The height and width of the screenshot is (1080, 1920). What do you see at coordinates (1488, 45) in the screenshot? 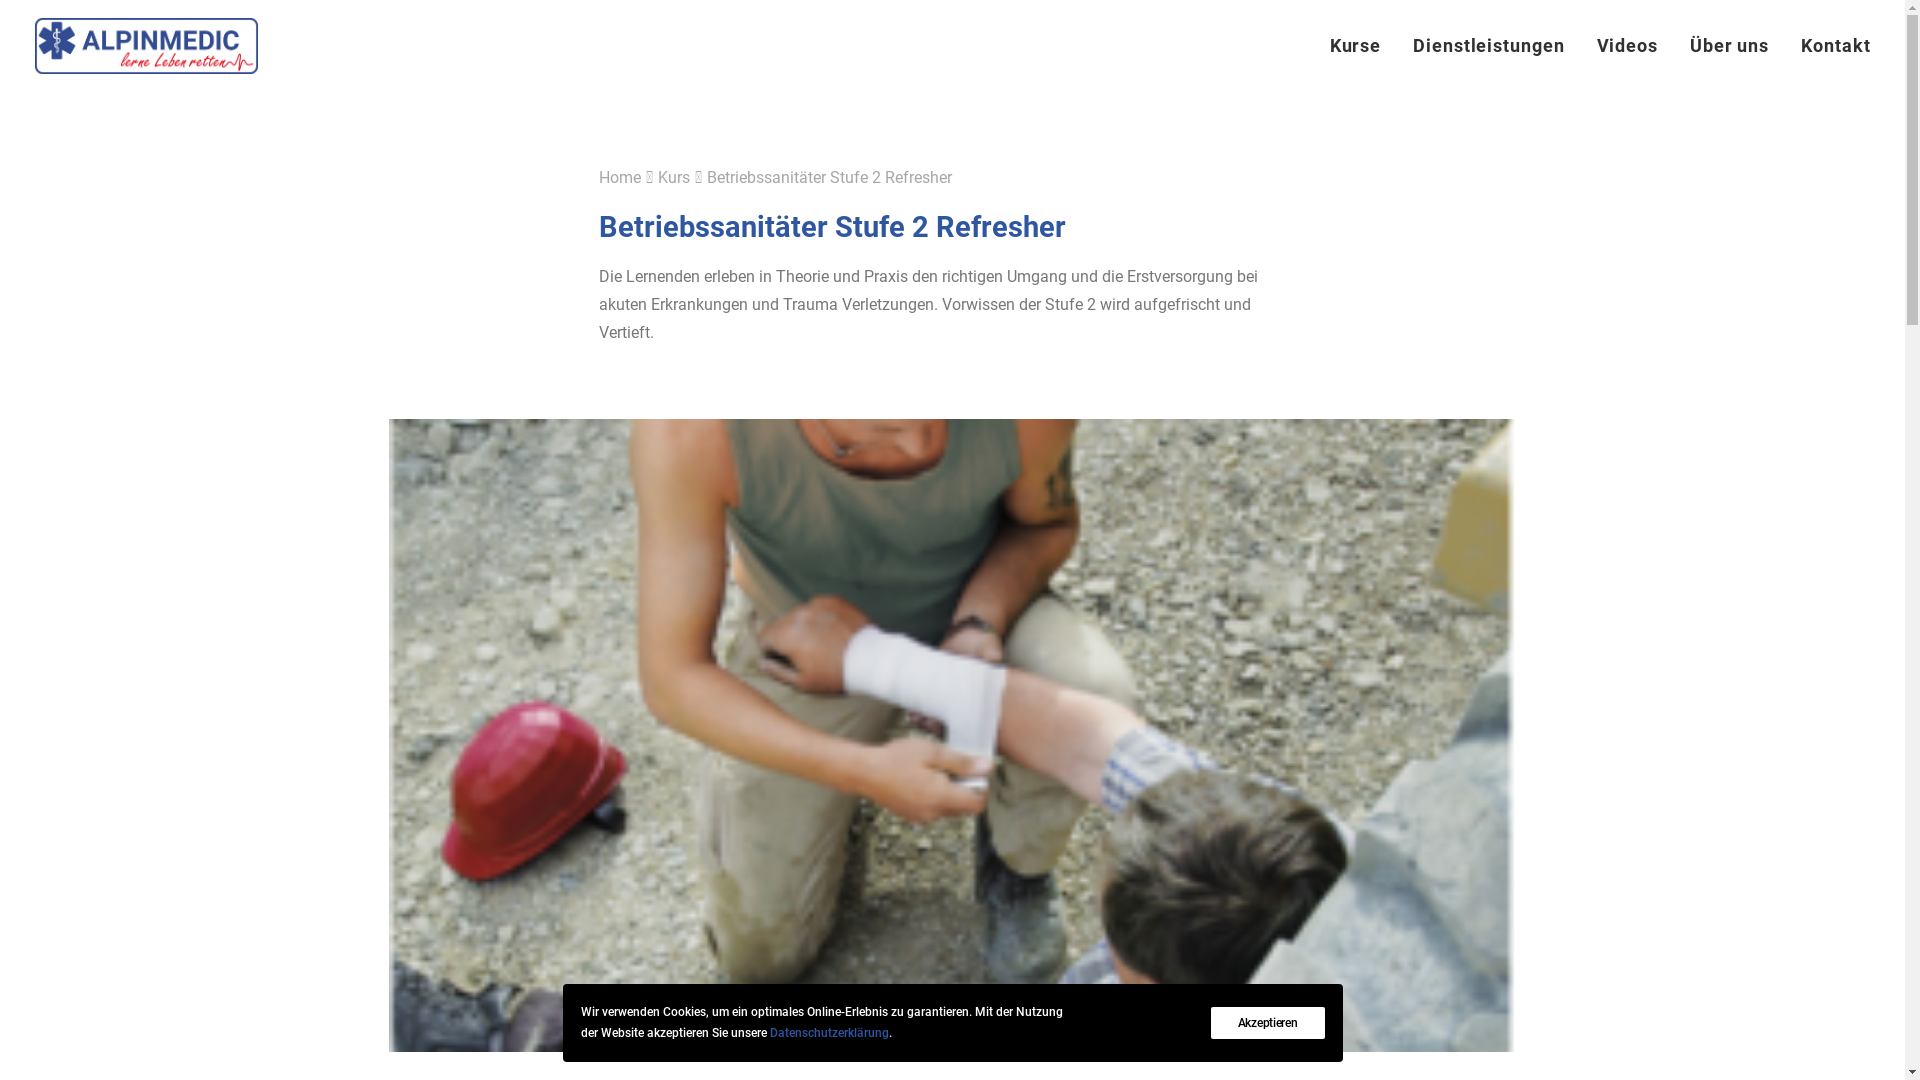
I see `'Dienstleistungen'` at bounding box center [1488, 45].